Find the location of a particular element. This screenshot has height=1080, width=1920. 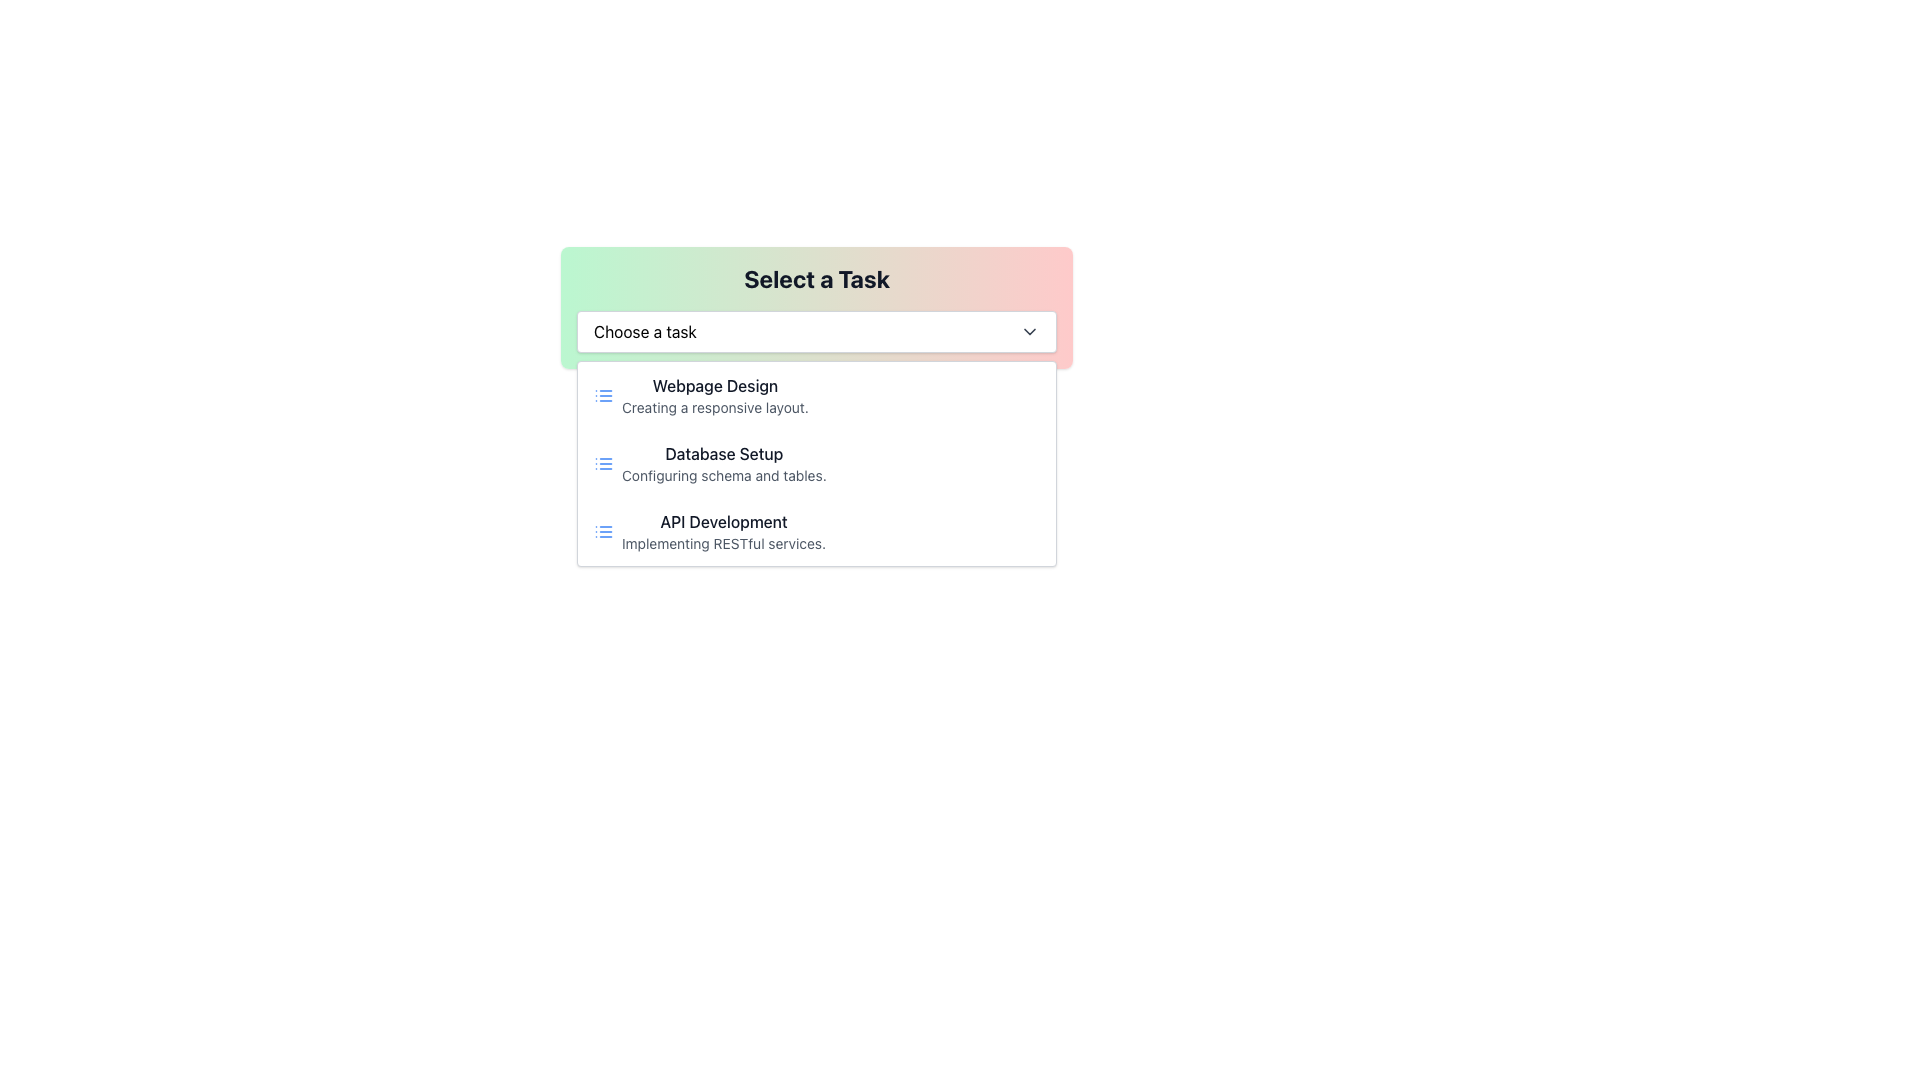

the downward chevron icon on the far right of the 'Choose a task' dropdown selection bar is located at coordinates (1030, 330).